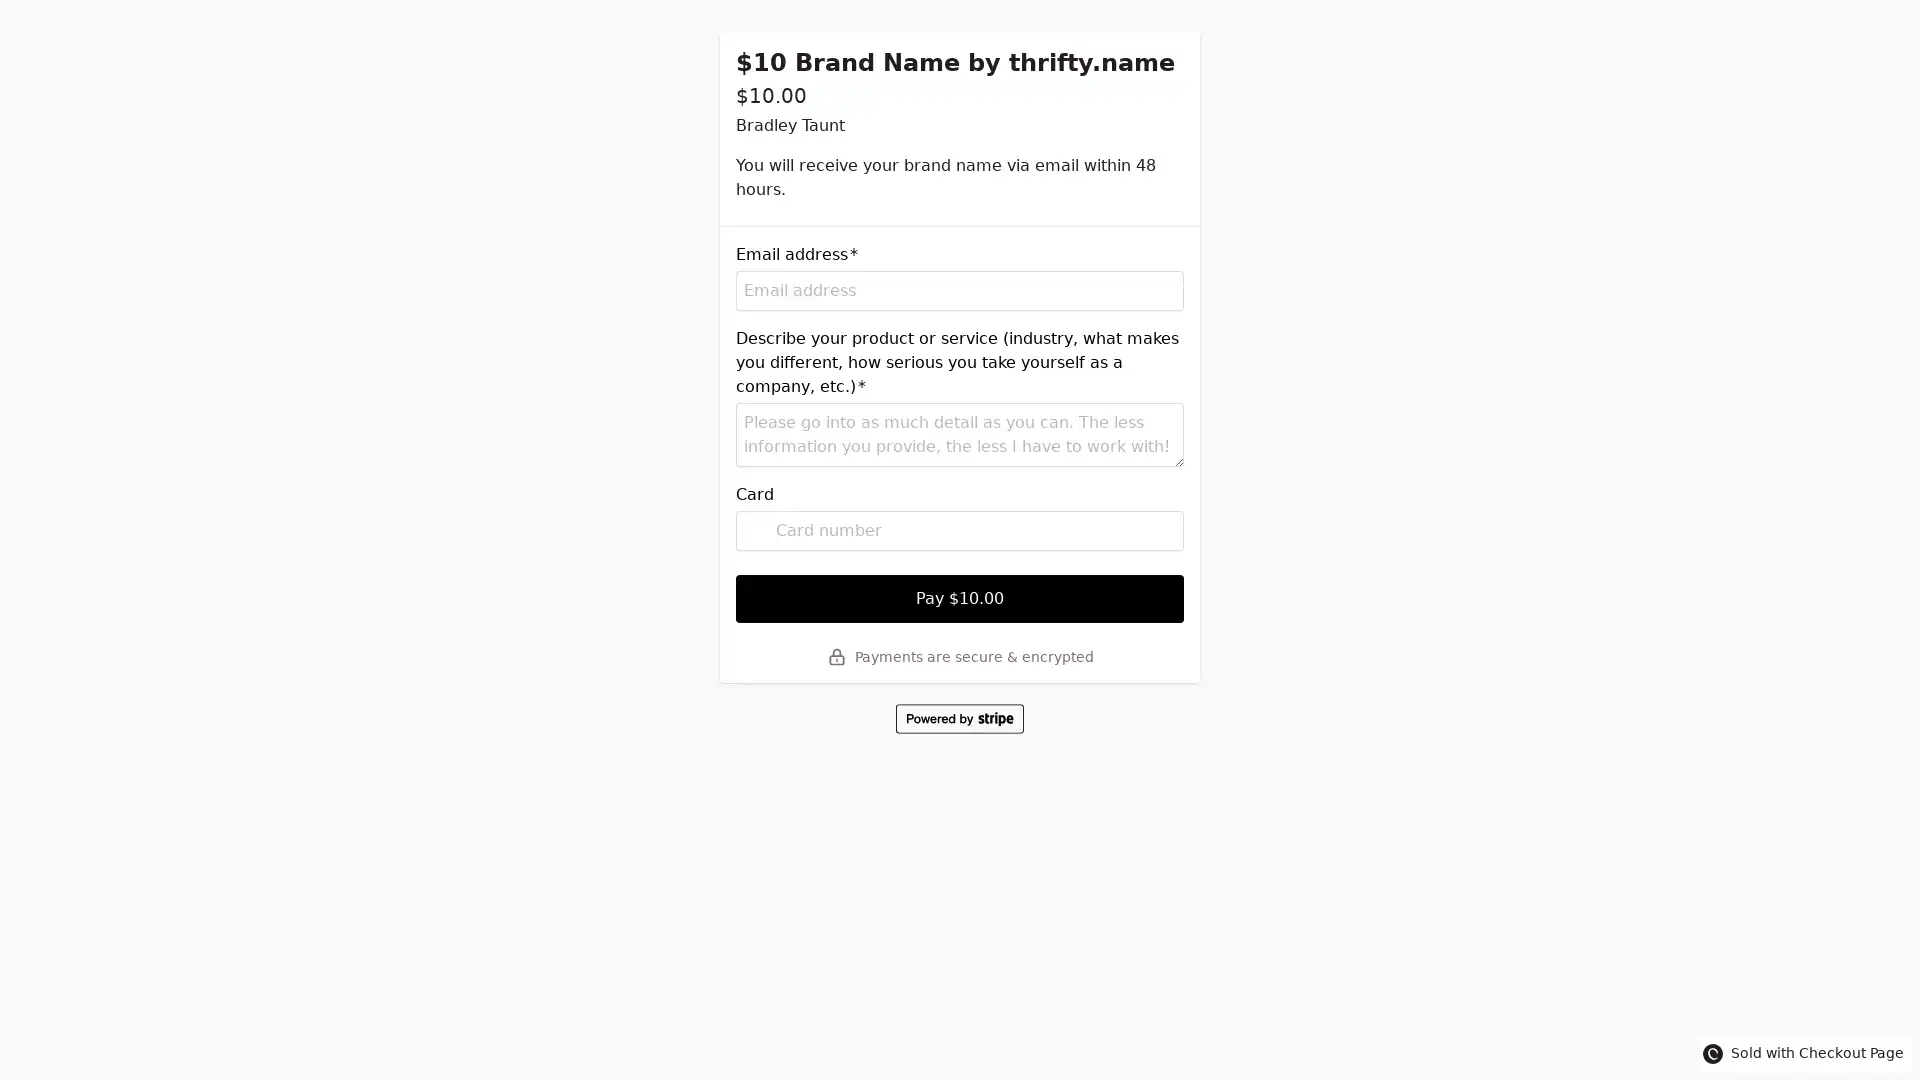 The image size is (1920, 1080). I want to click on Pay $10.00, so click(960, 597).